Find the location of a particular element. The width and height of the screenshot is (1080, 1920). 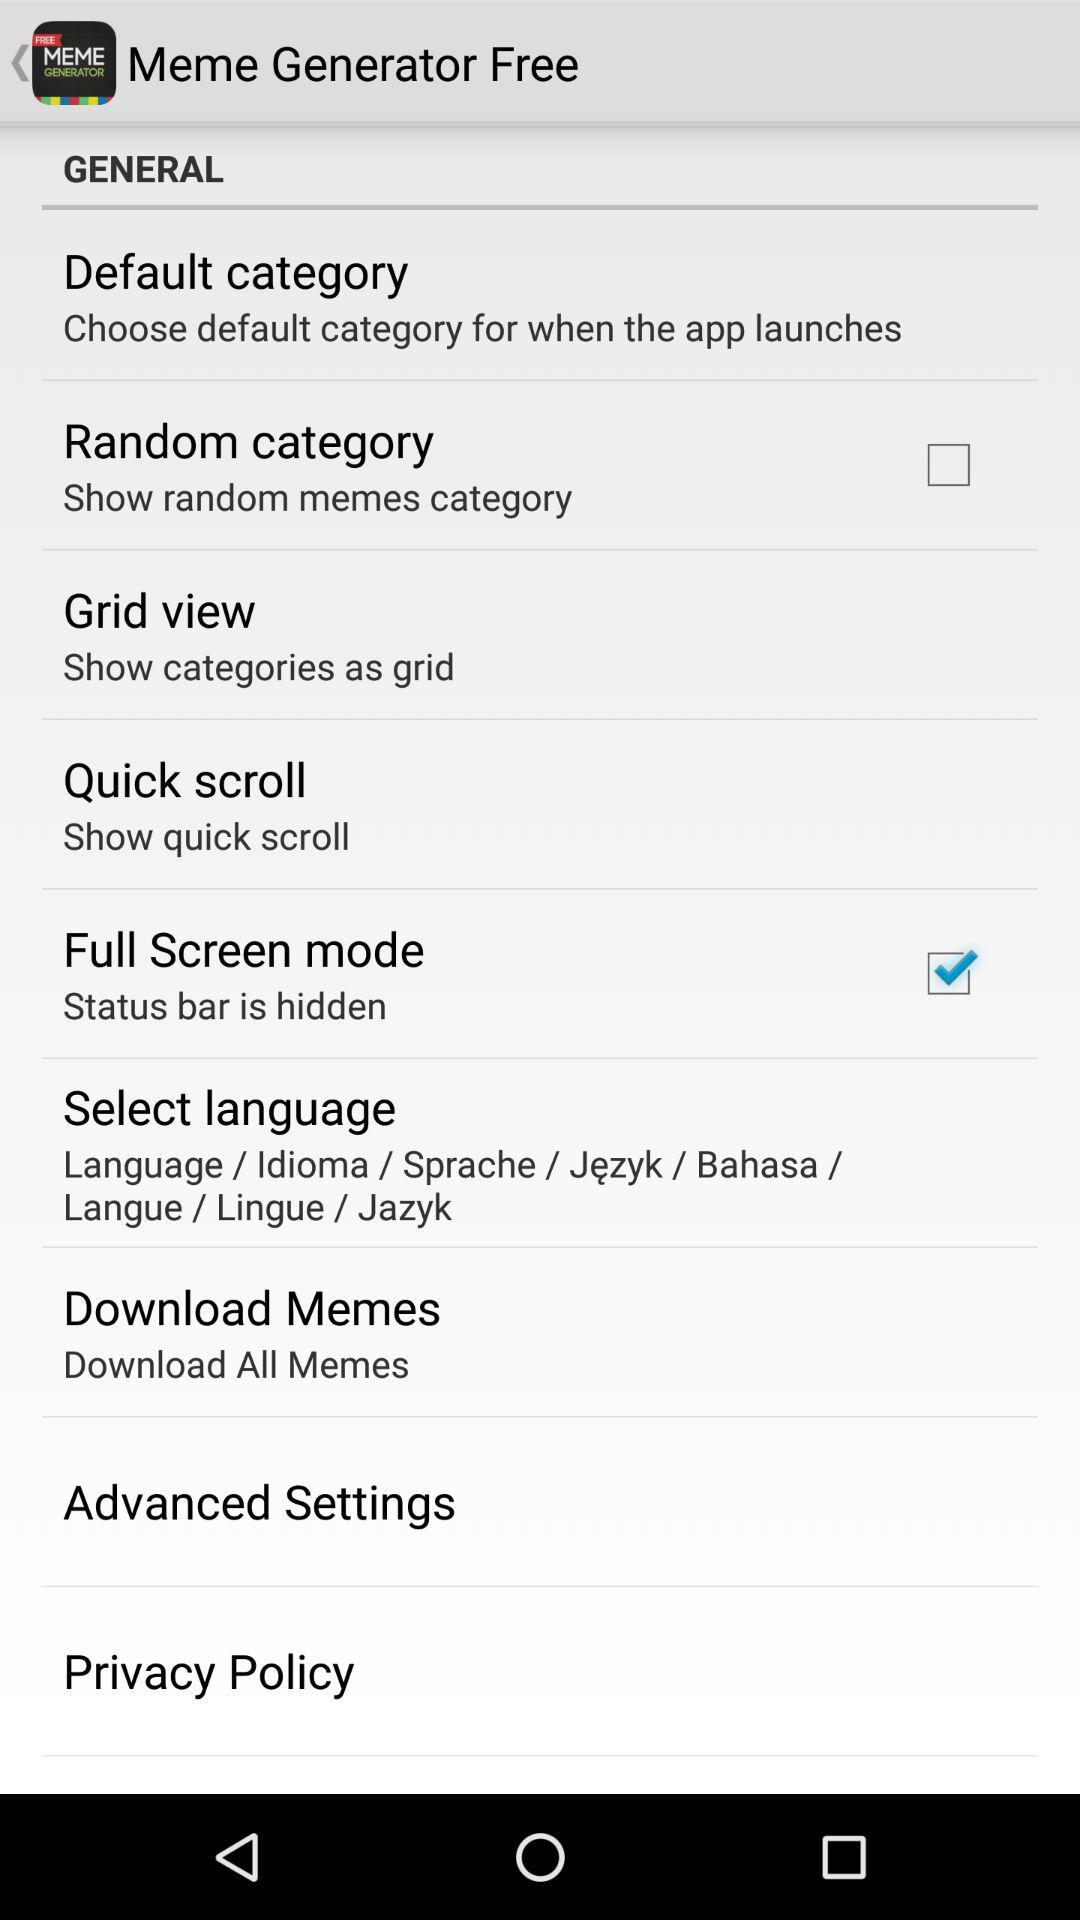

the privacy policy is located at coordinates (208, 1670).